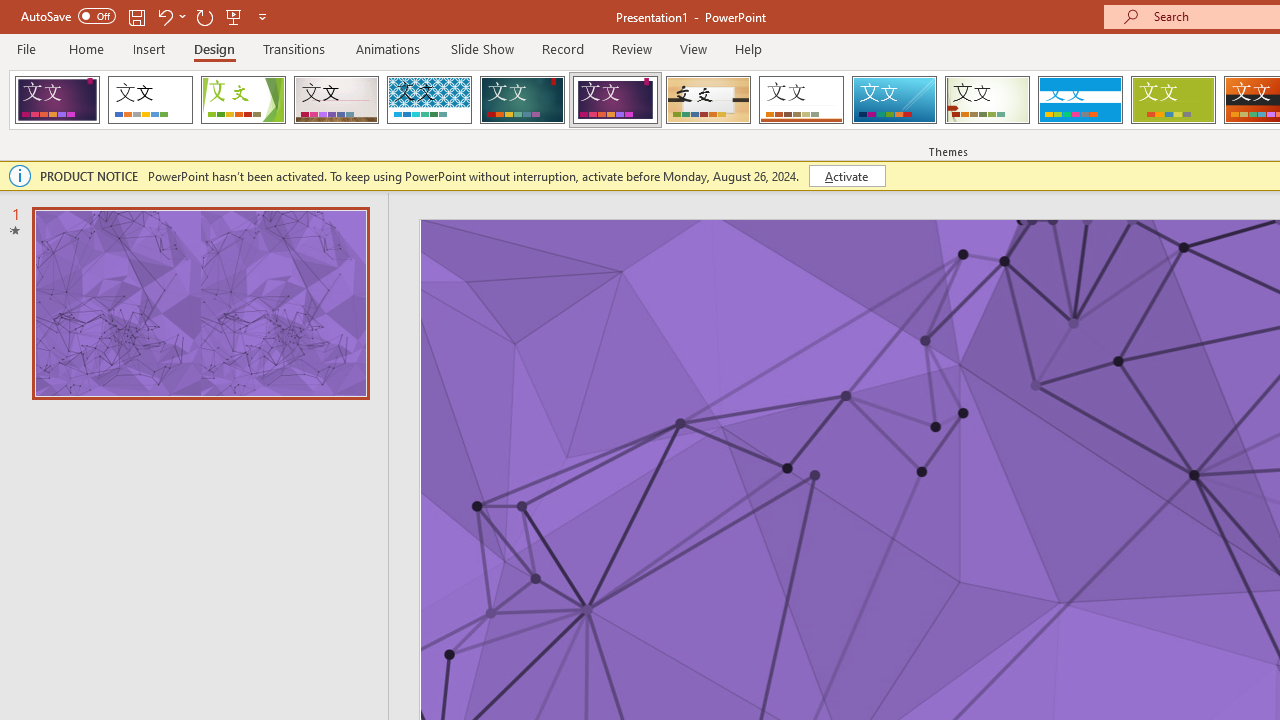 The height and width of the screenshot is (720, 1280). I want to click on 'Activate', so click(847, 175).